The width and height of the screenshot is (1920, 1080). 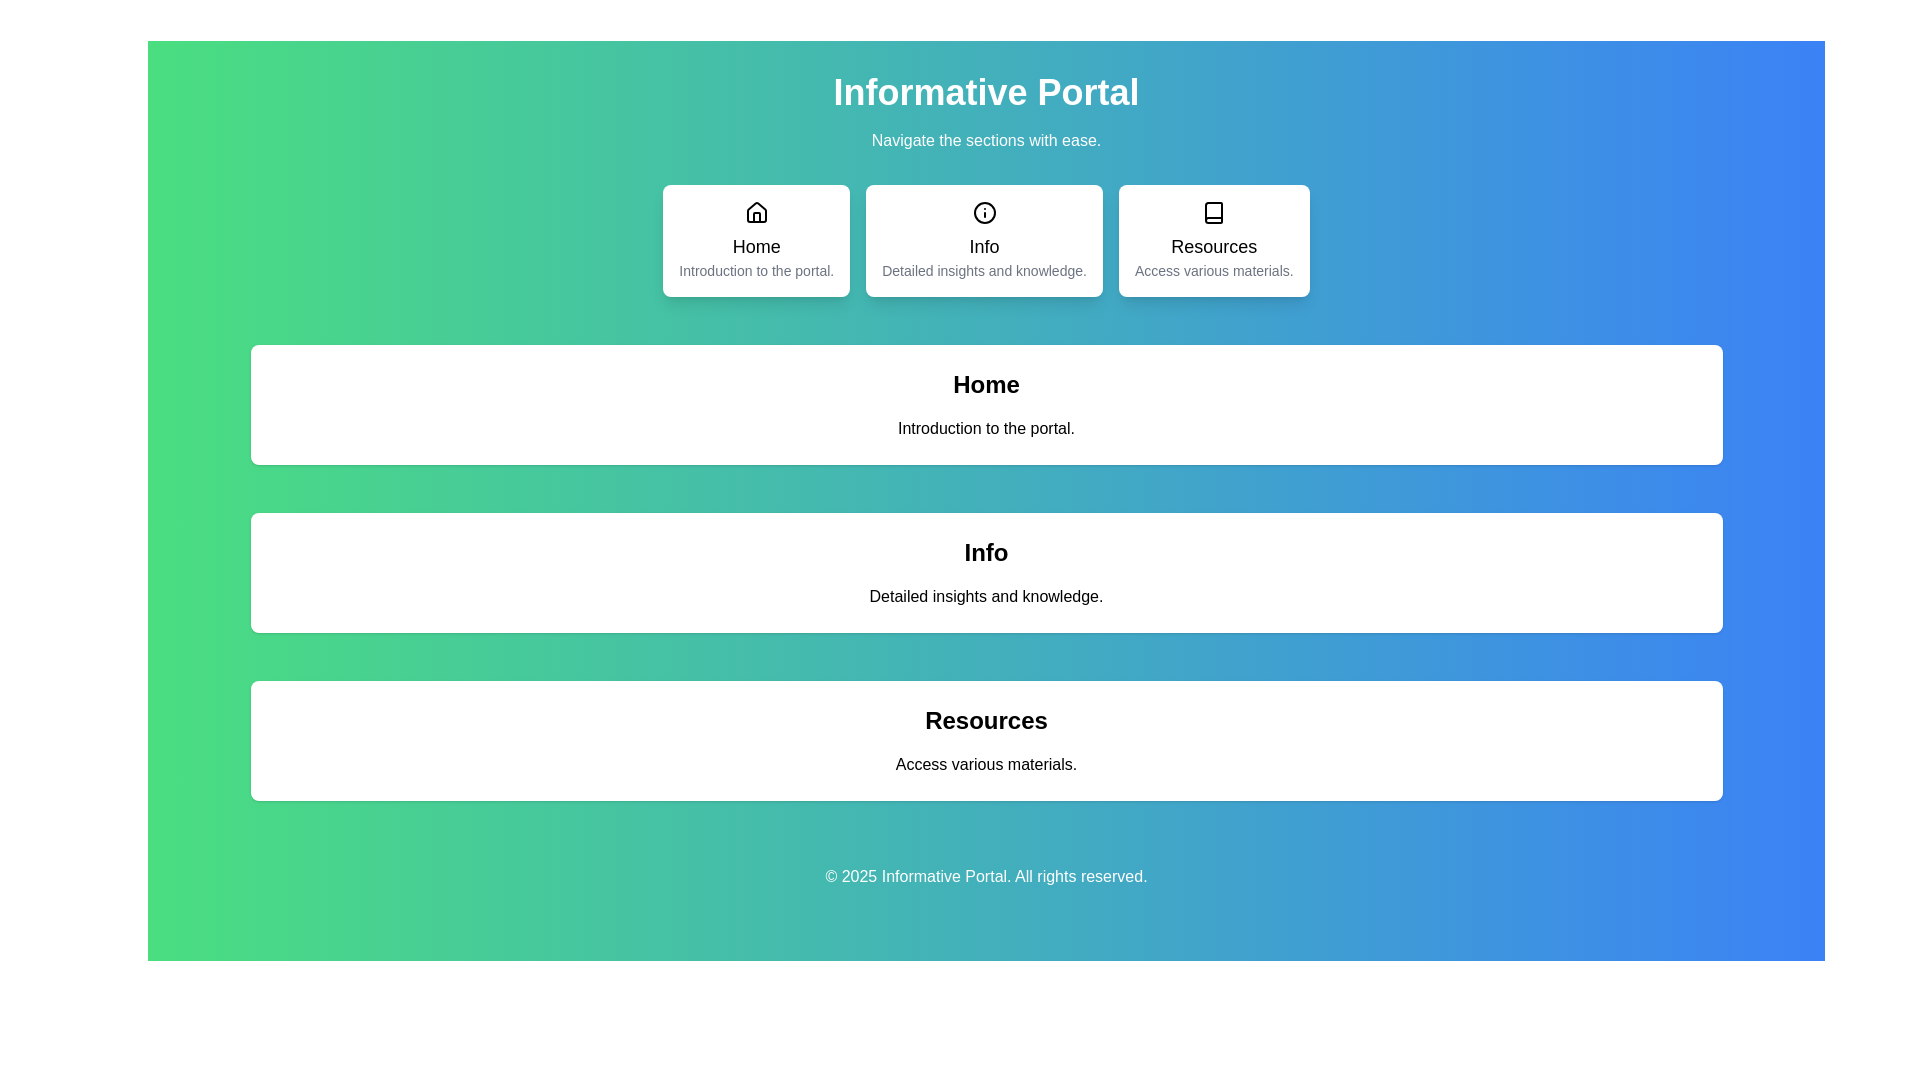 What do you see at coordinates (986, 721) in the screenshot?
I see `the text within the Heading element that serves as the title for the card, positioned at the center top of the card layout` at bounding box center [986, 721].